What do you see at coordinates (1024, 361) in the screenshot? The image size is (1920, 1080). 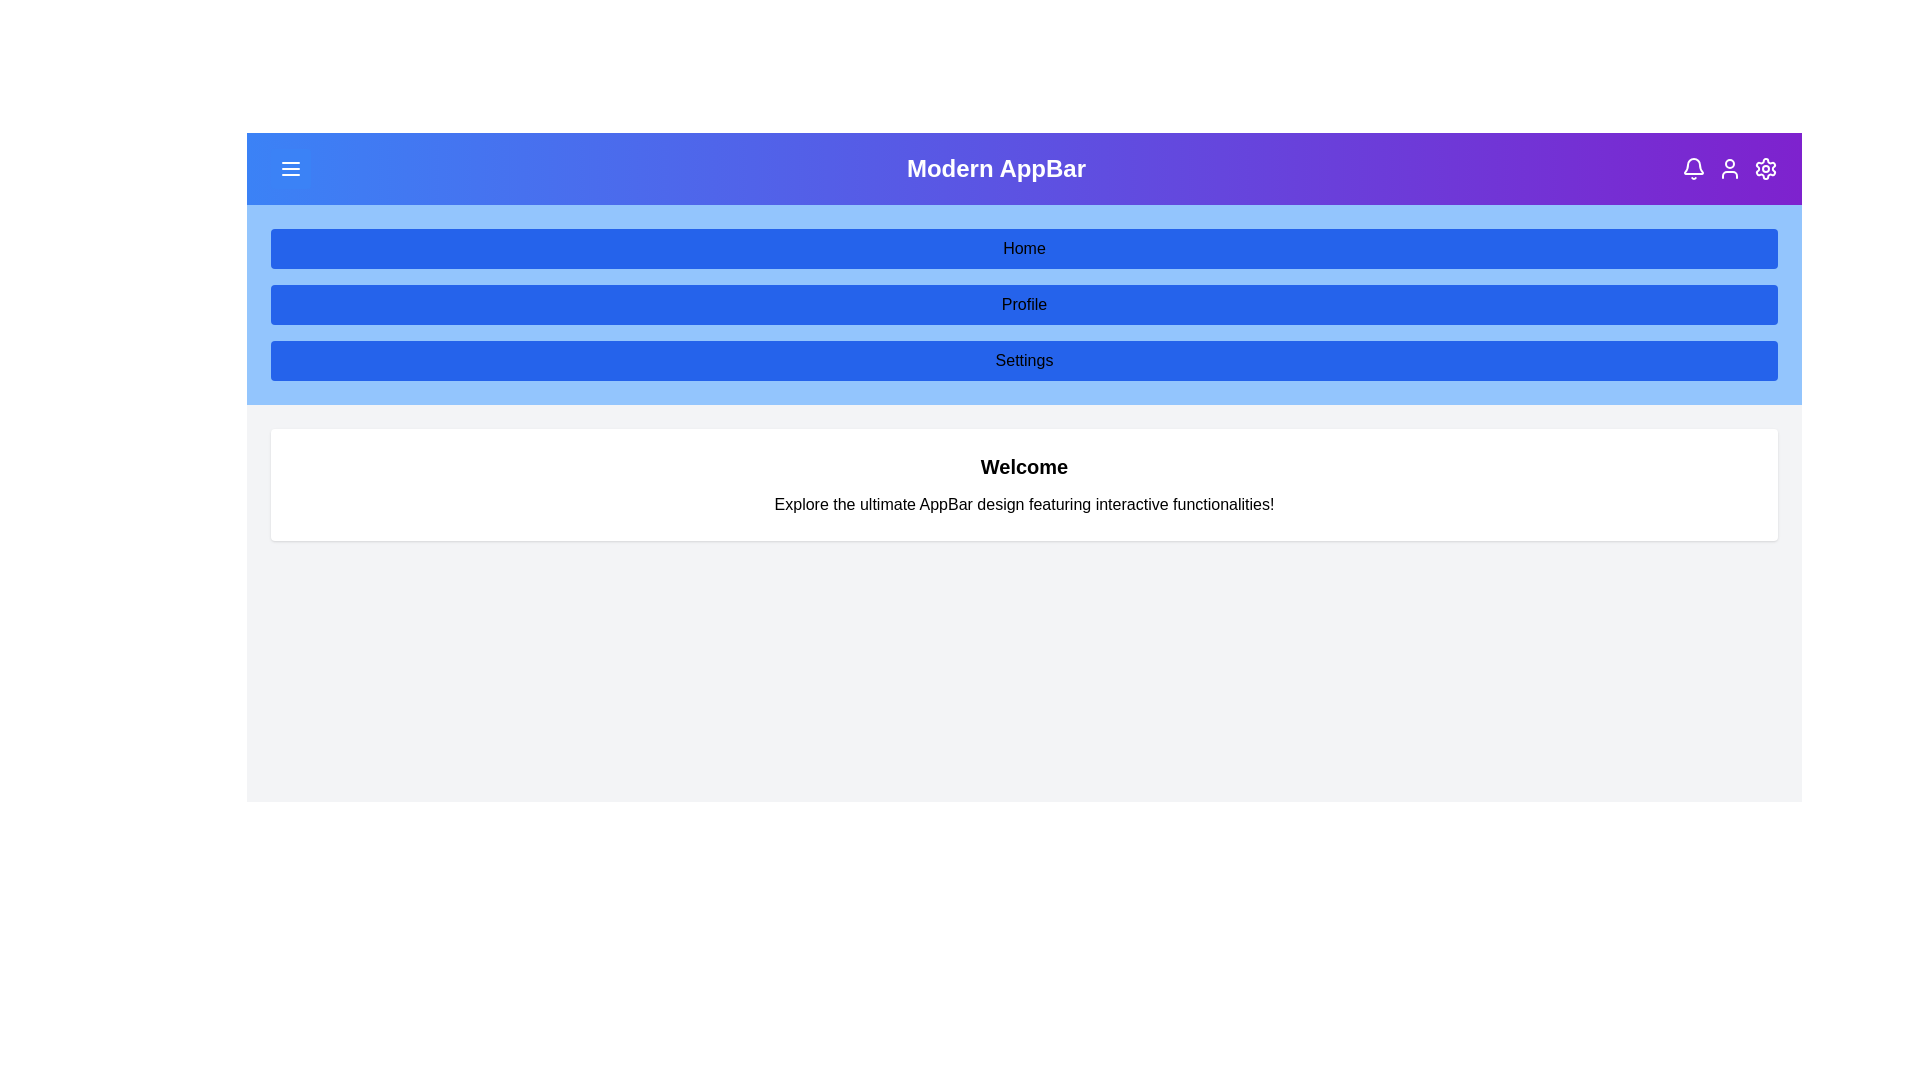 I see `the Settings navigation button` at bounding box center [1024, 361].